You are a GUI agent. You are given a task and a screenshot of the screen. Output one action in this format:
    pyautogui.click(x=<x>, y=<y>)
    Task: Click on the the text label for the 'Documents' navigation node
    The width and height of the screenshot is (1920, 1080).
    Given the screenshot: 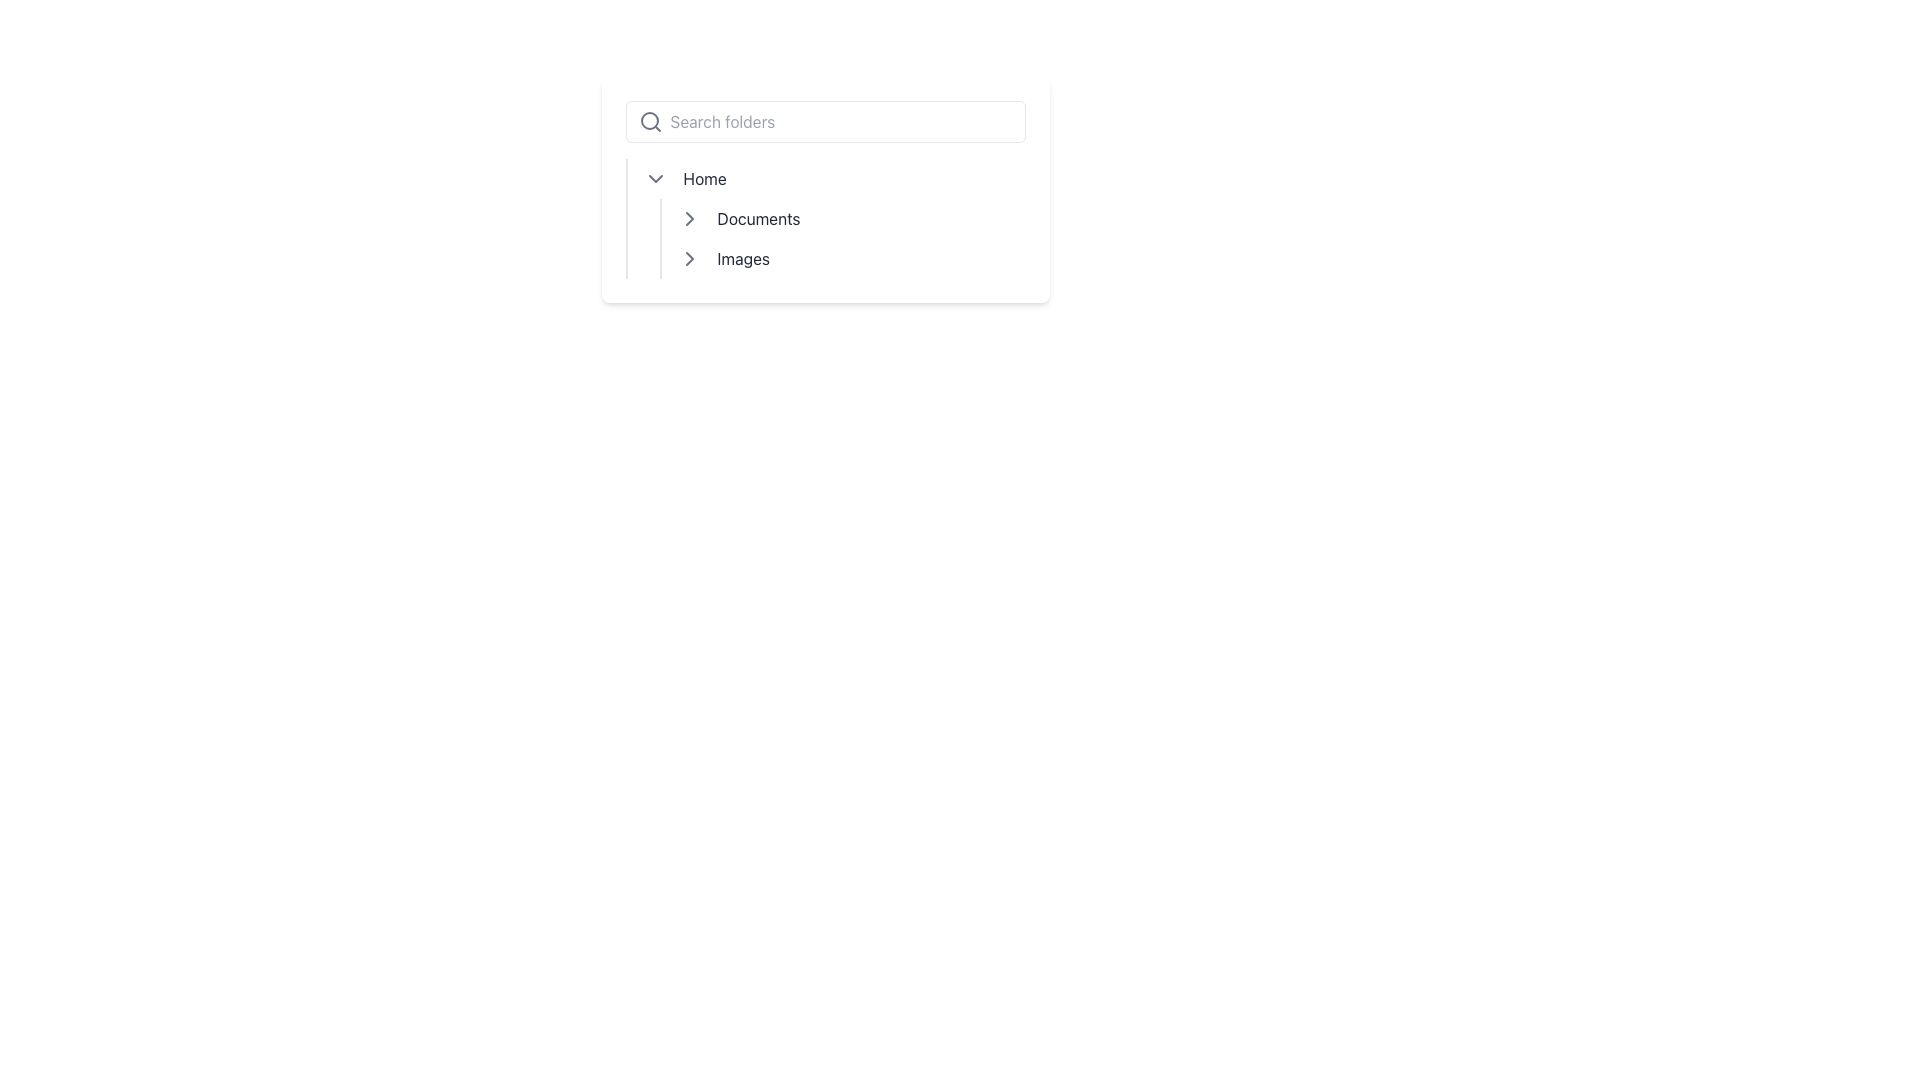 What is the action you would take?
    pyautogui.click(x=757, y=219)
    